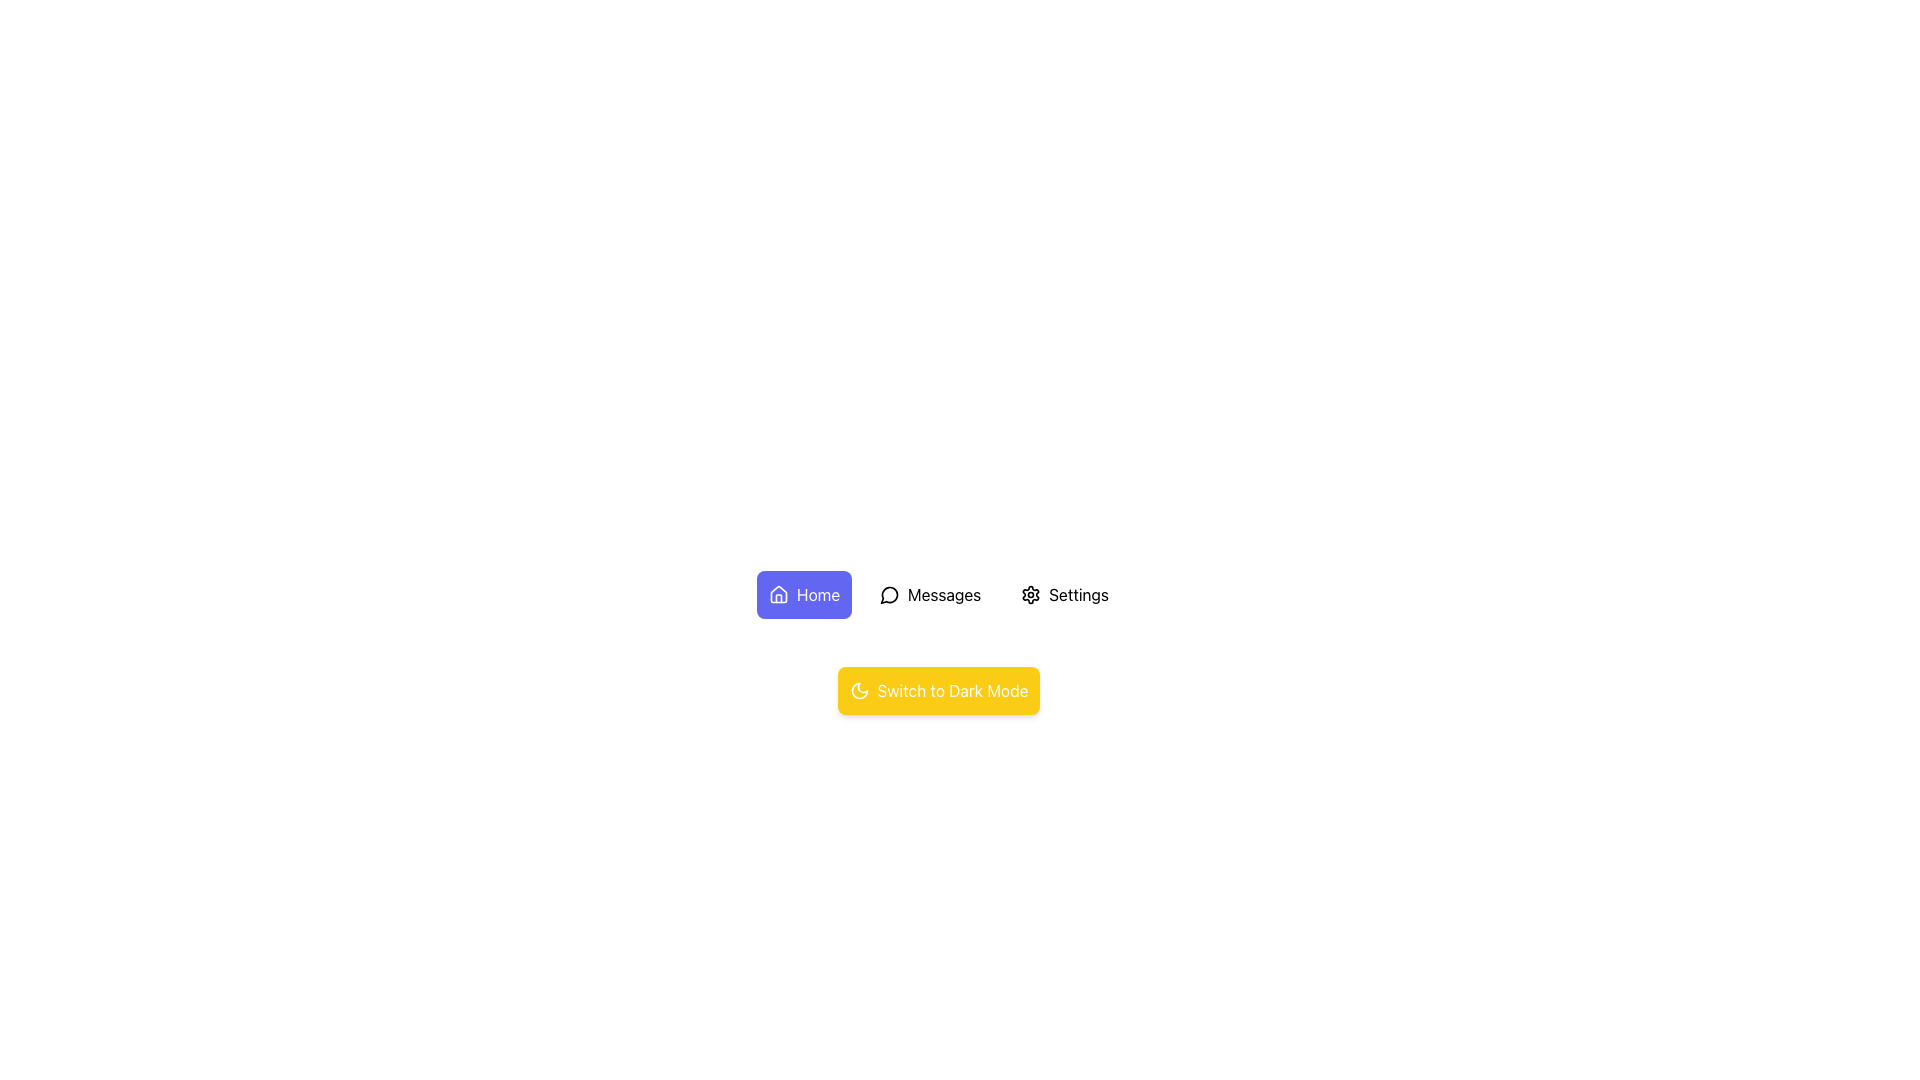 Image resolution: width=1920 pixels, height=1080 pixels. What do you see at coordinates (929, 593) in the screenshot?
I see `the 'Messages' button, which is a rectangular button with light text on a white background and a chat bubble icon, located between the 'Home' and 'Settings' buttons` at bounding box center [929, 593].